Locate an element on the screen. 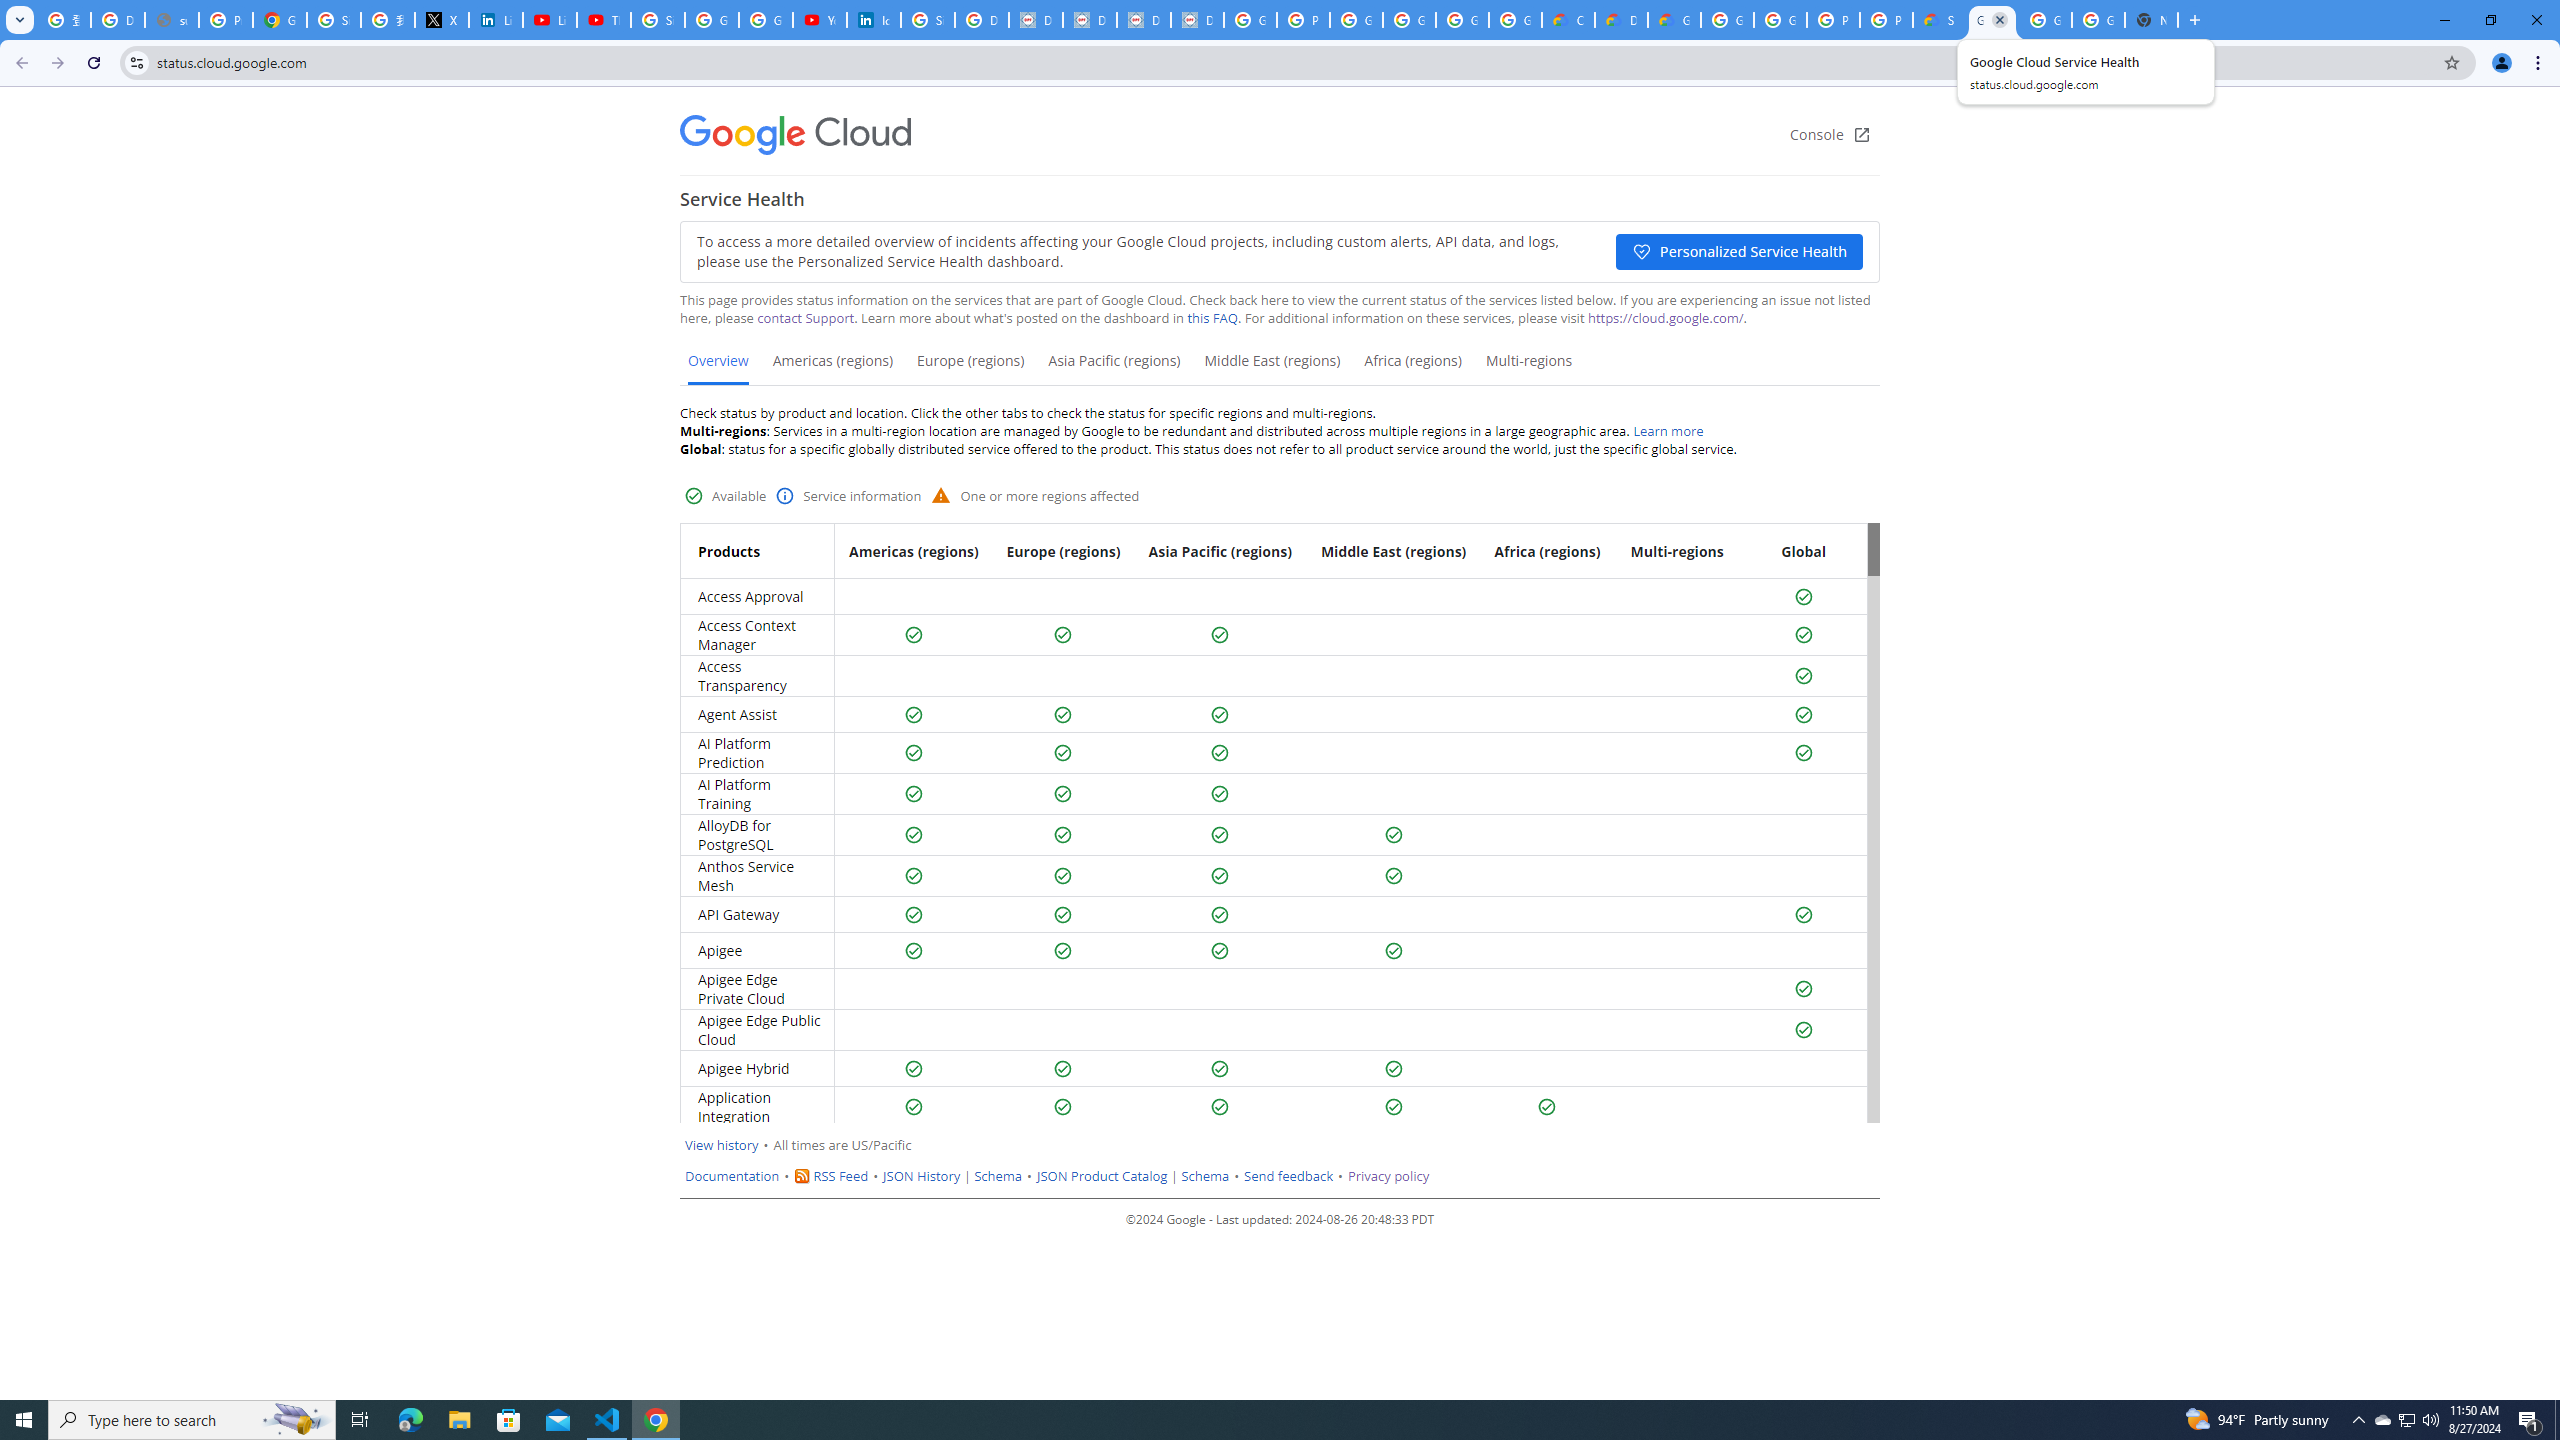 The image size is (2560, 1440). 'Middle East (regions)' is located at coordinates (1271, 367).